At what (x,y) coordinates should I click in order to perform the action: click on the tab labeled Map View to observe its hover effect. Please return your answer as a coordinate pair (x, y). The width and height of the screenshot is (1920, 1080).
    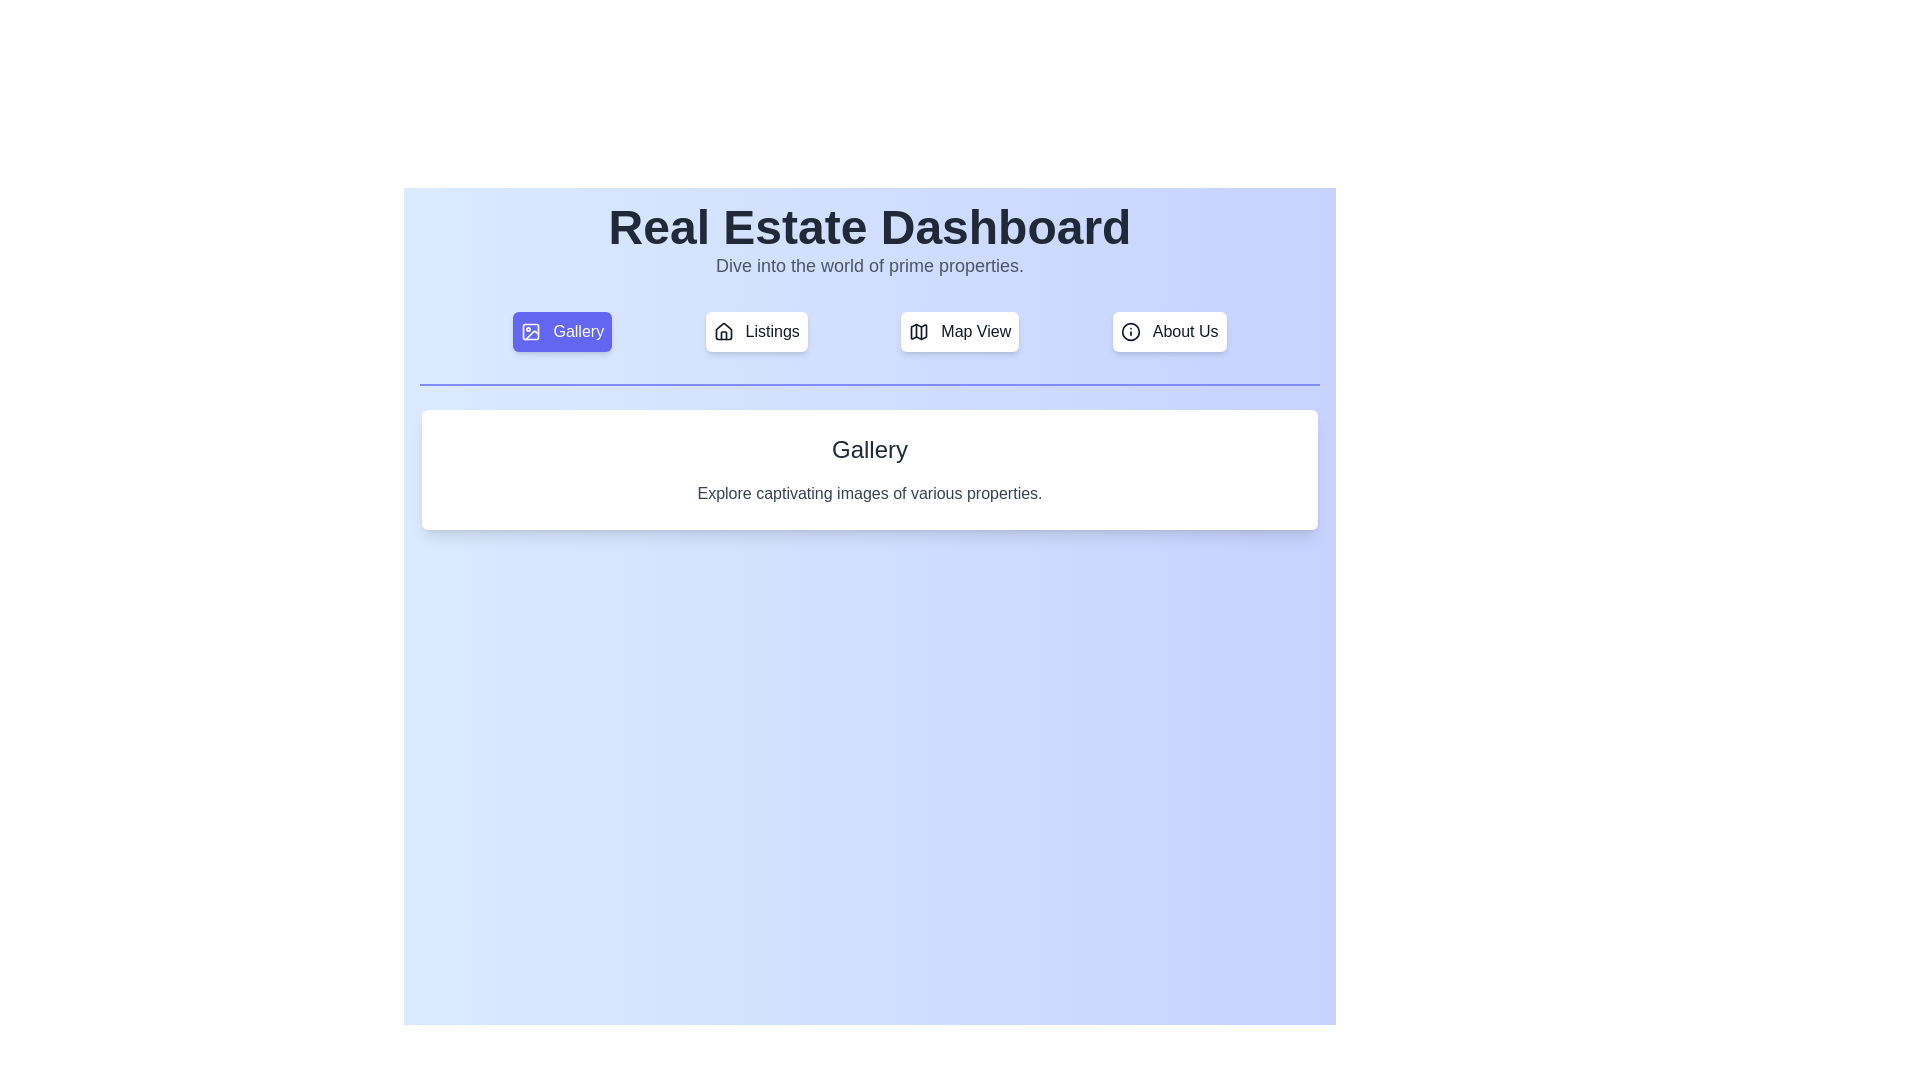
    Looking at the image, I should click on (960, 330).